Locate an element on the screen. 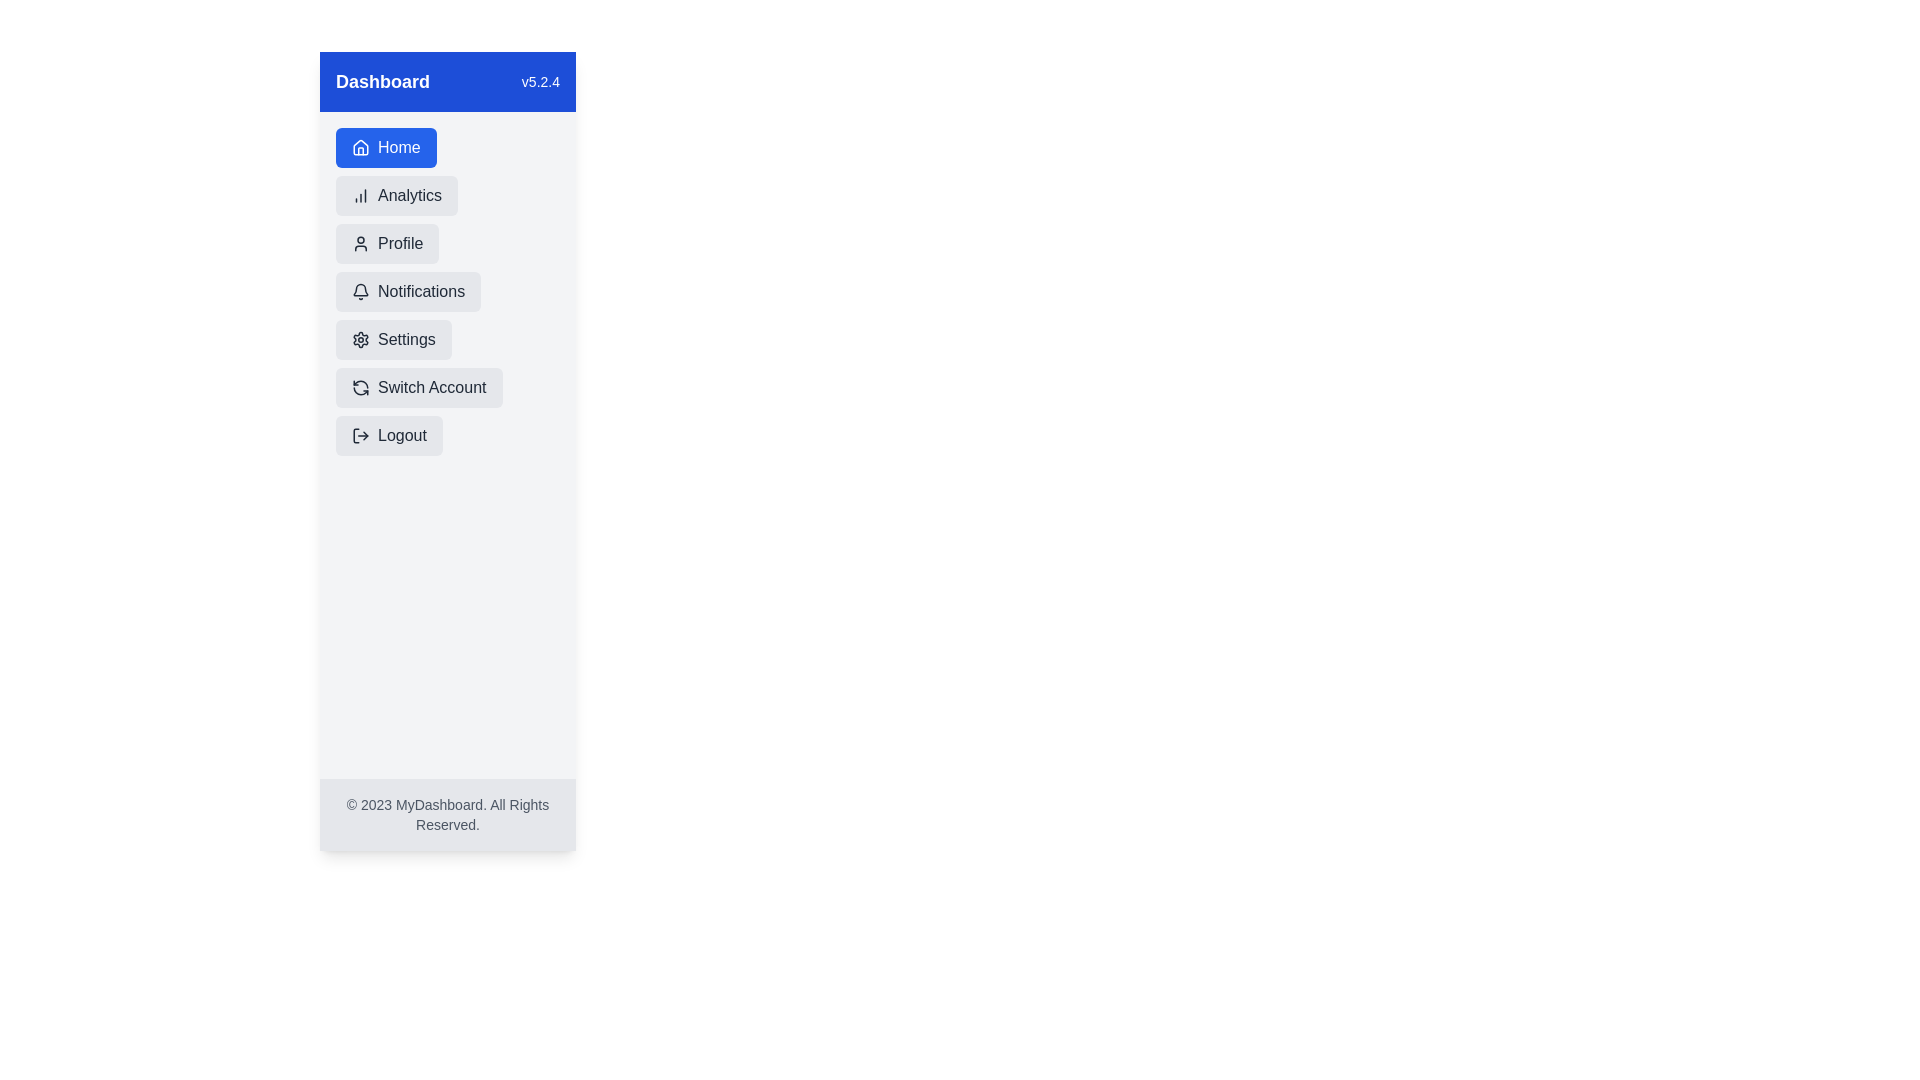 Image resolution: width=1920 pixels, height=1080 pixels. the 'Analytics' text label in the left vertical navigation bar is located at coordinates (409, 196).